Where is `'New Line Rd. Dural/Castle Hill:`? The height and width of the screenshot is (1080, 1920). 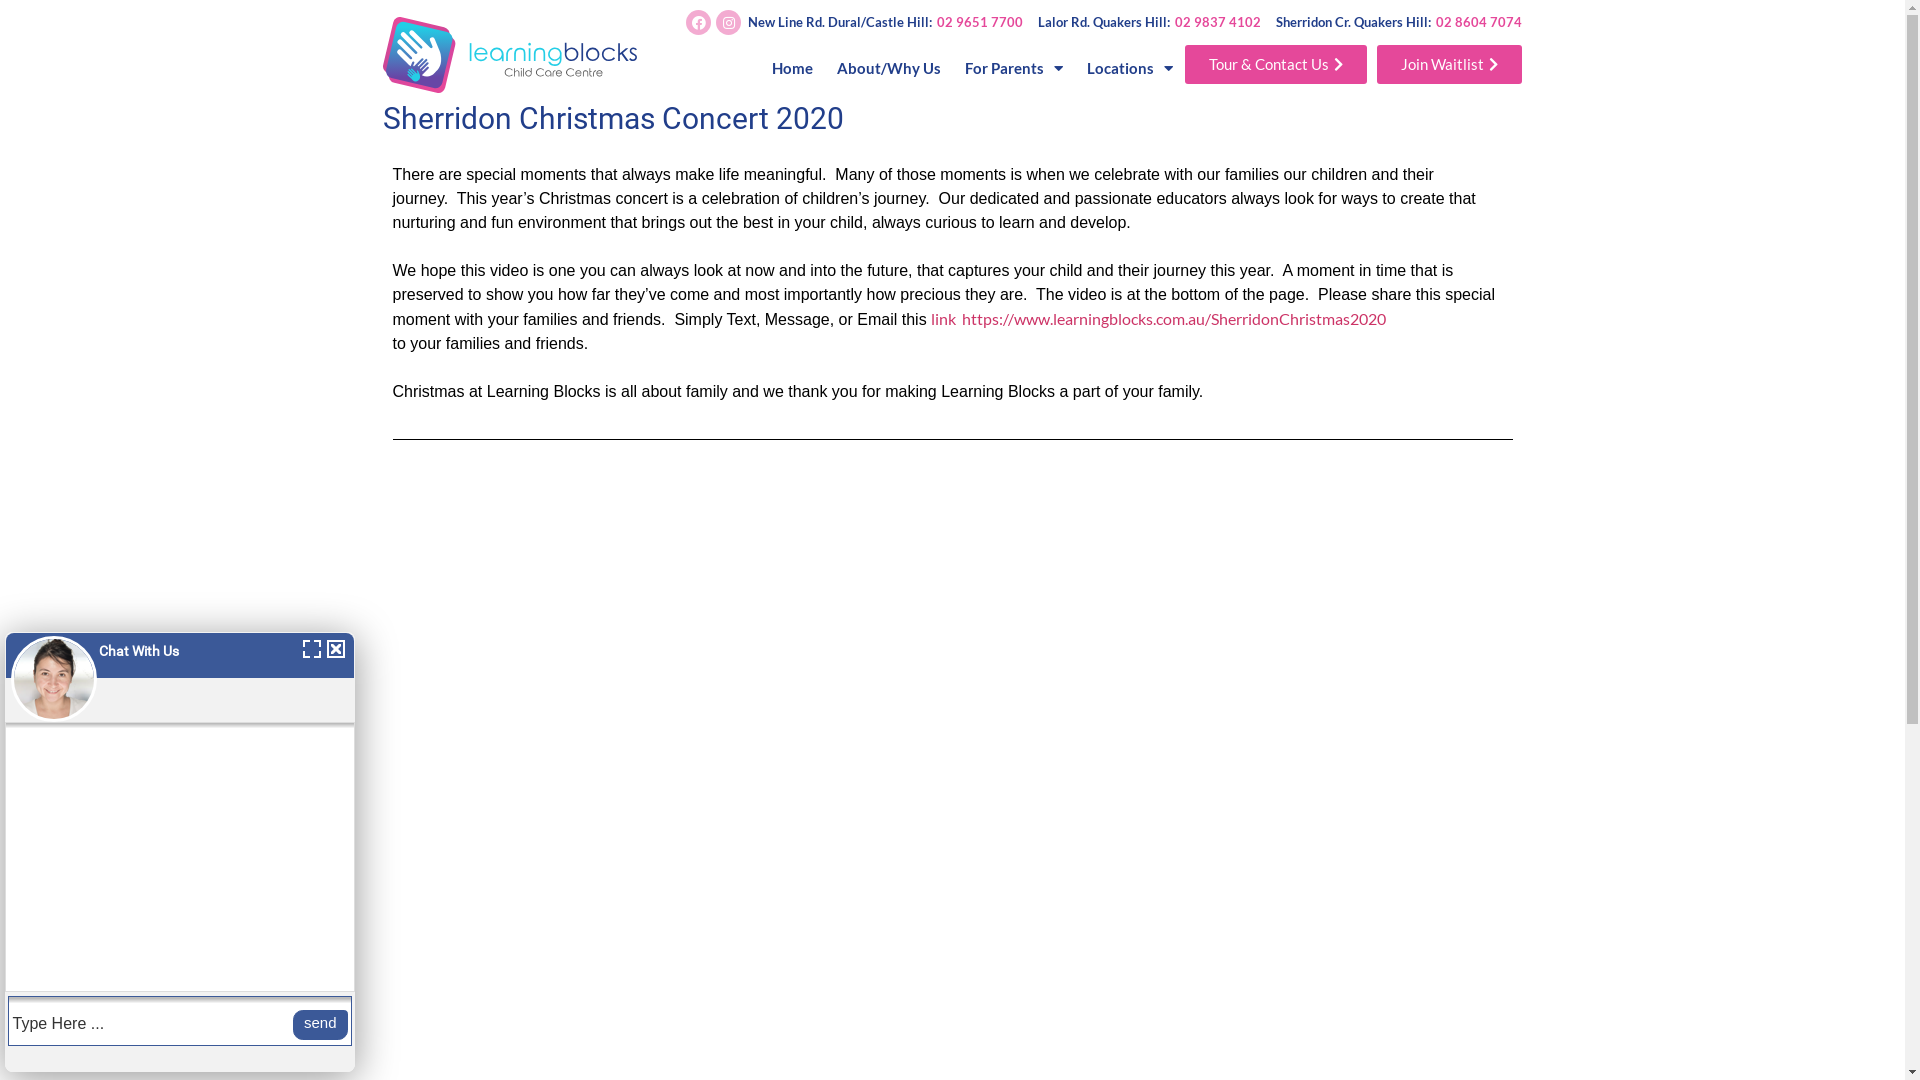 'New Line Rd. Dural/Castle Hill: is located at coordinates (884, 23).